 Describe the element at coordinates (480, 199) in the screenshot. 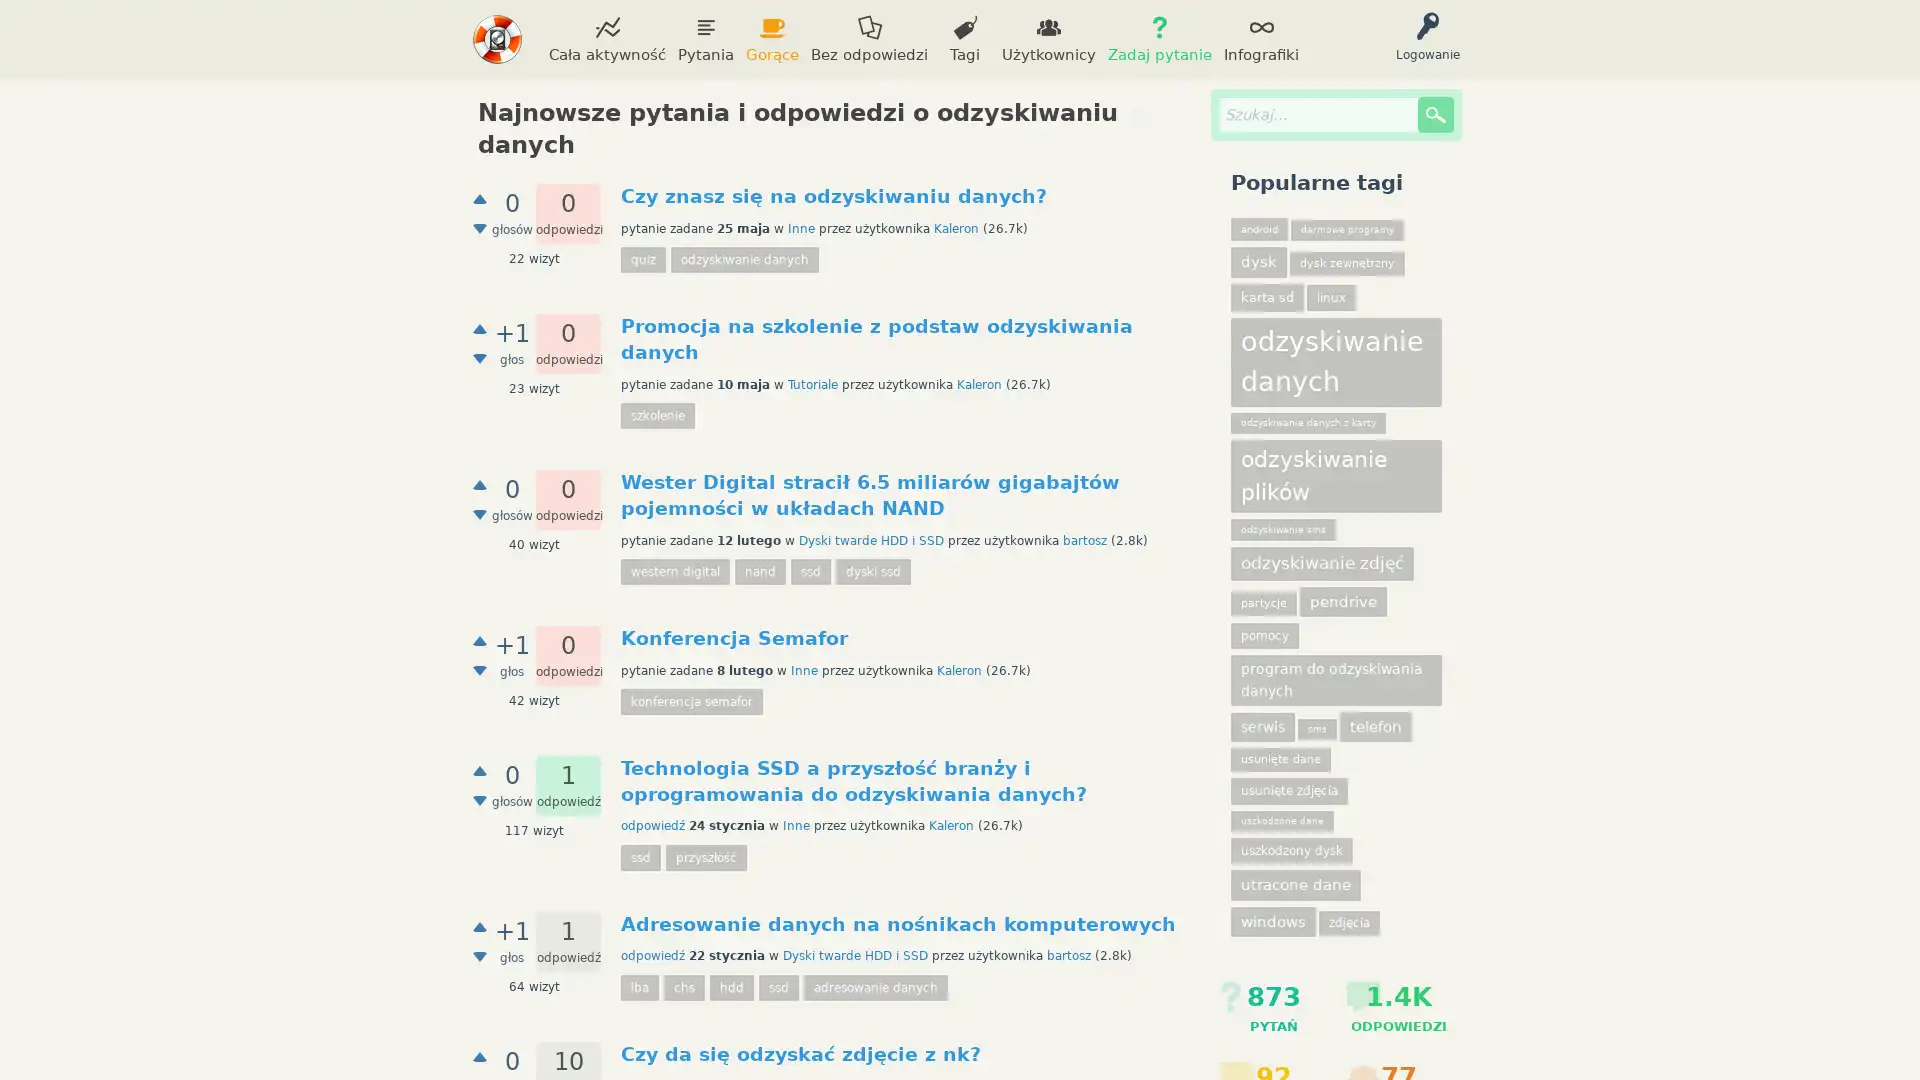

I see `+` at that location.